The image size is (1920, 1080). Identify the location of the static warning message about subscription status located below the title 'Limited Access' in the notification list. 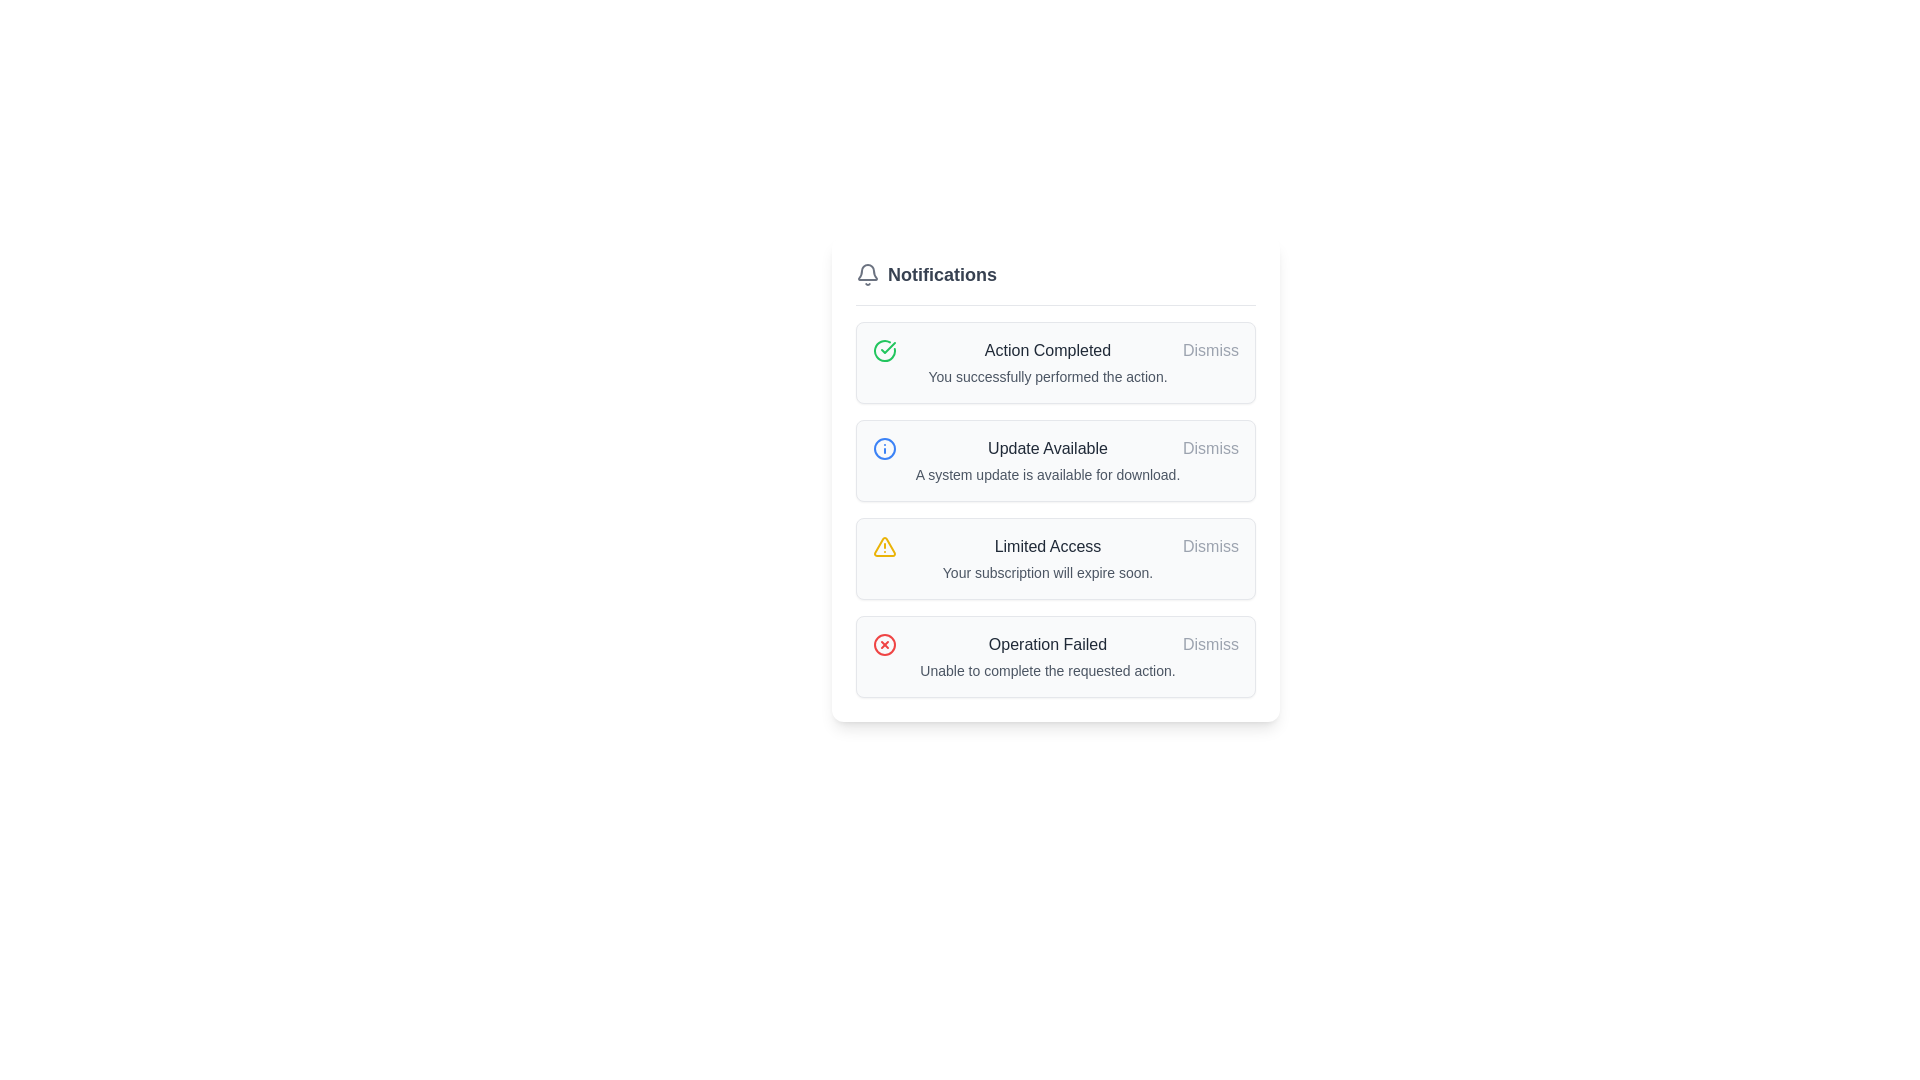
(1046, 573).